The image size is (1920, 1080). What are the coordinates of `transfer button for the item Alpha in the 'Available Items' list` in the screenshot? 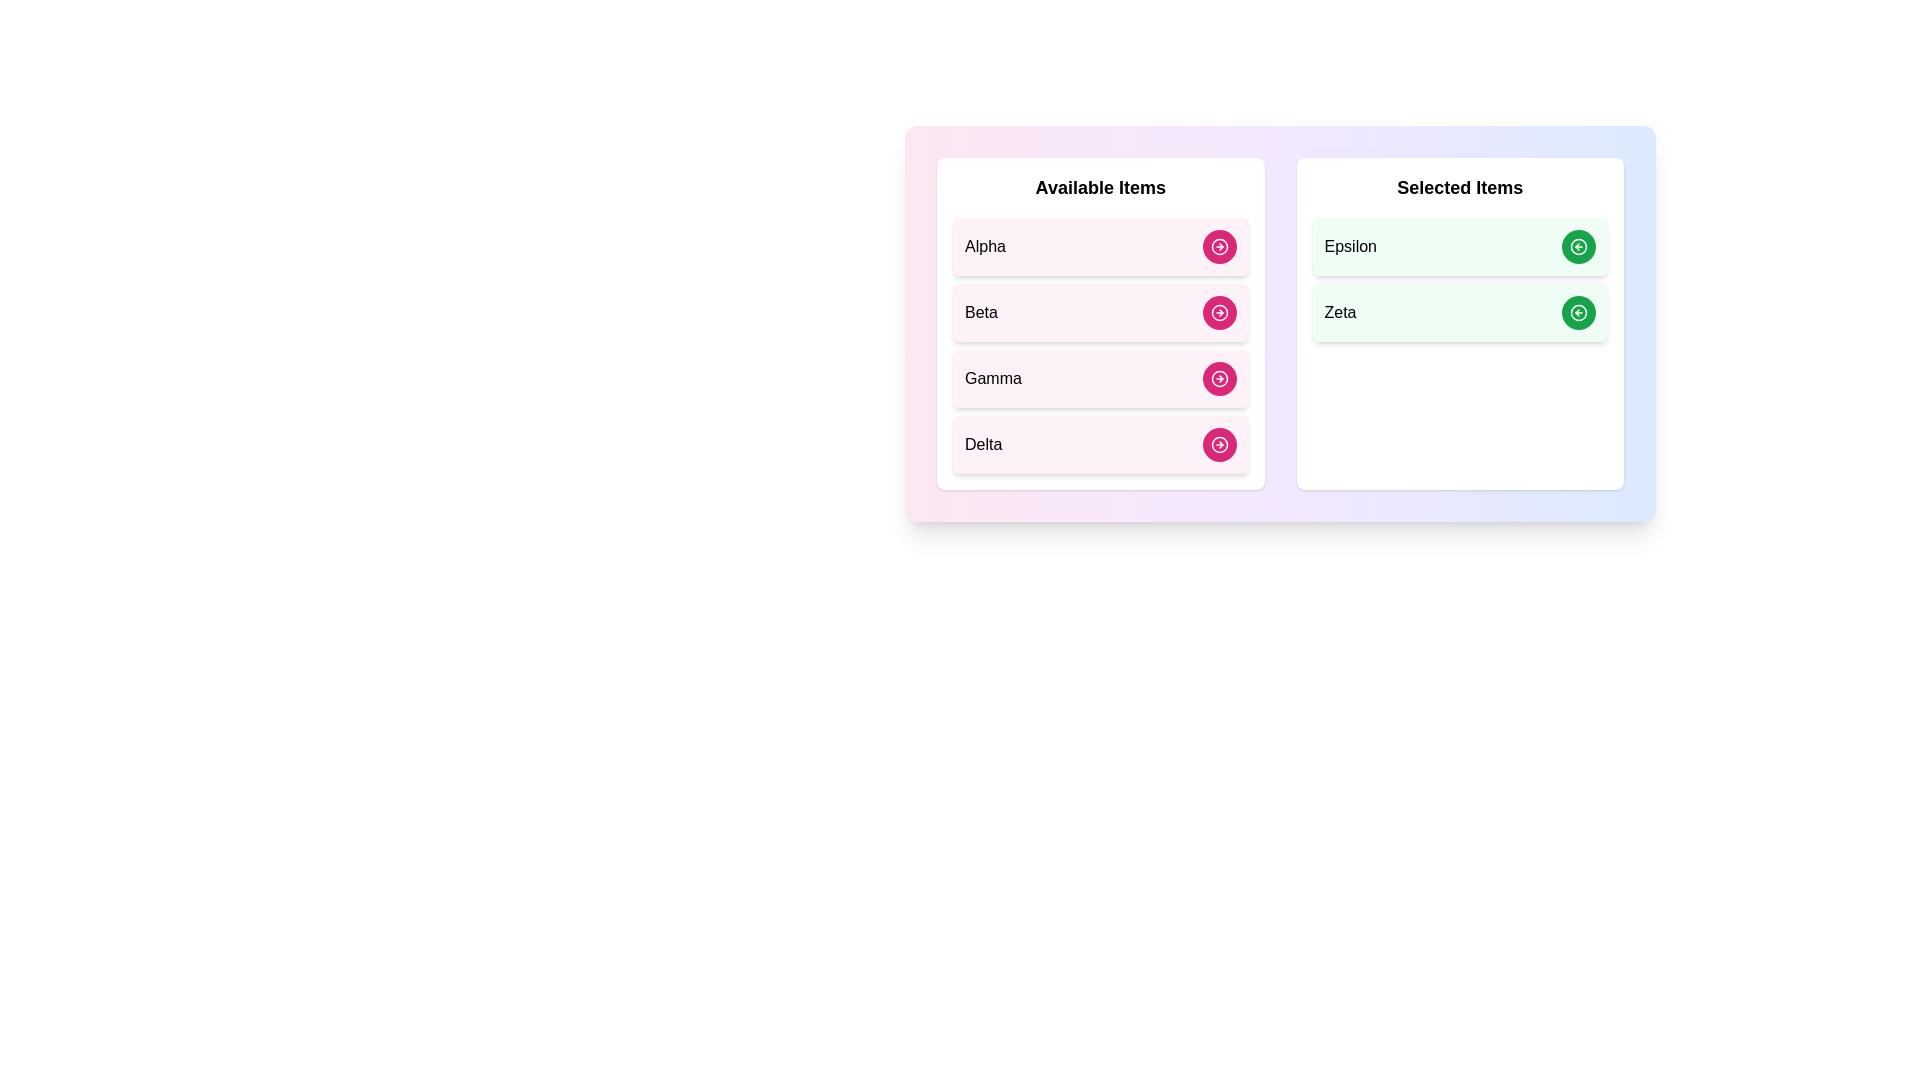 It's located at (1218, 245).